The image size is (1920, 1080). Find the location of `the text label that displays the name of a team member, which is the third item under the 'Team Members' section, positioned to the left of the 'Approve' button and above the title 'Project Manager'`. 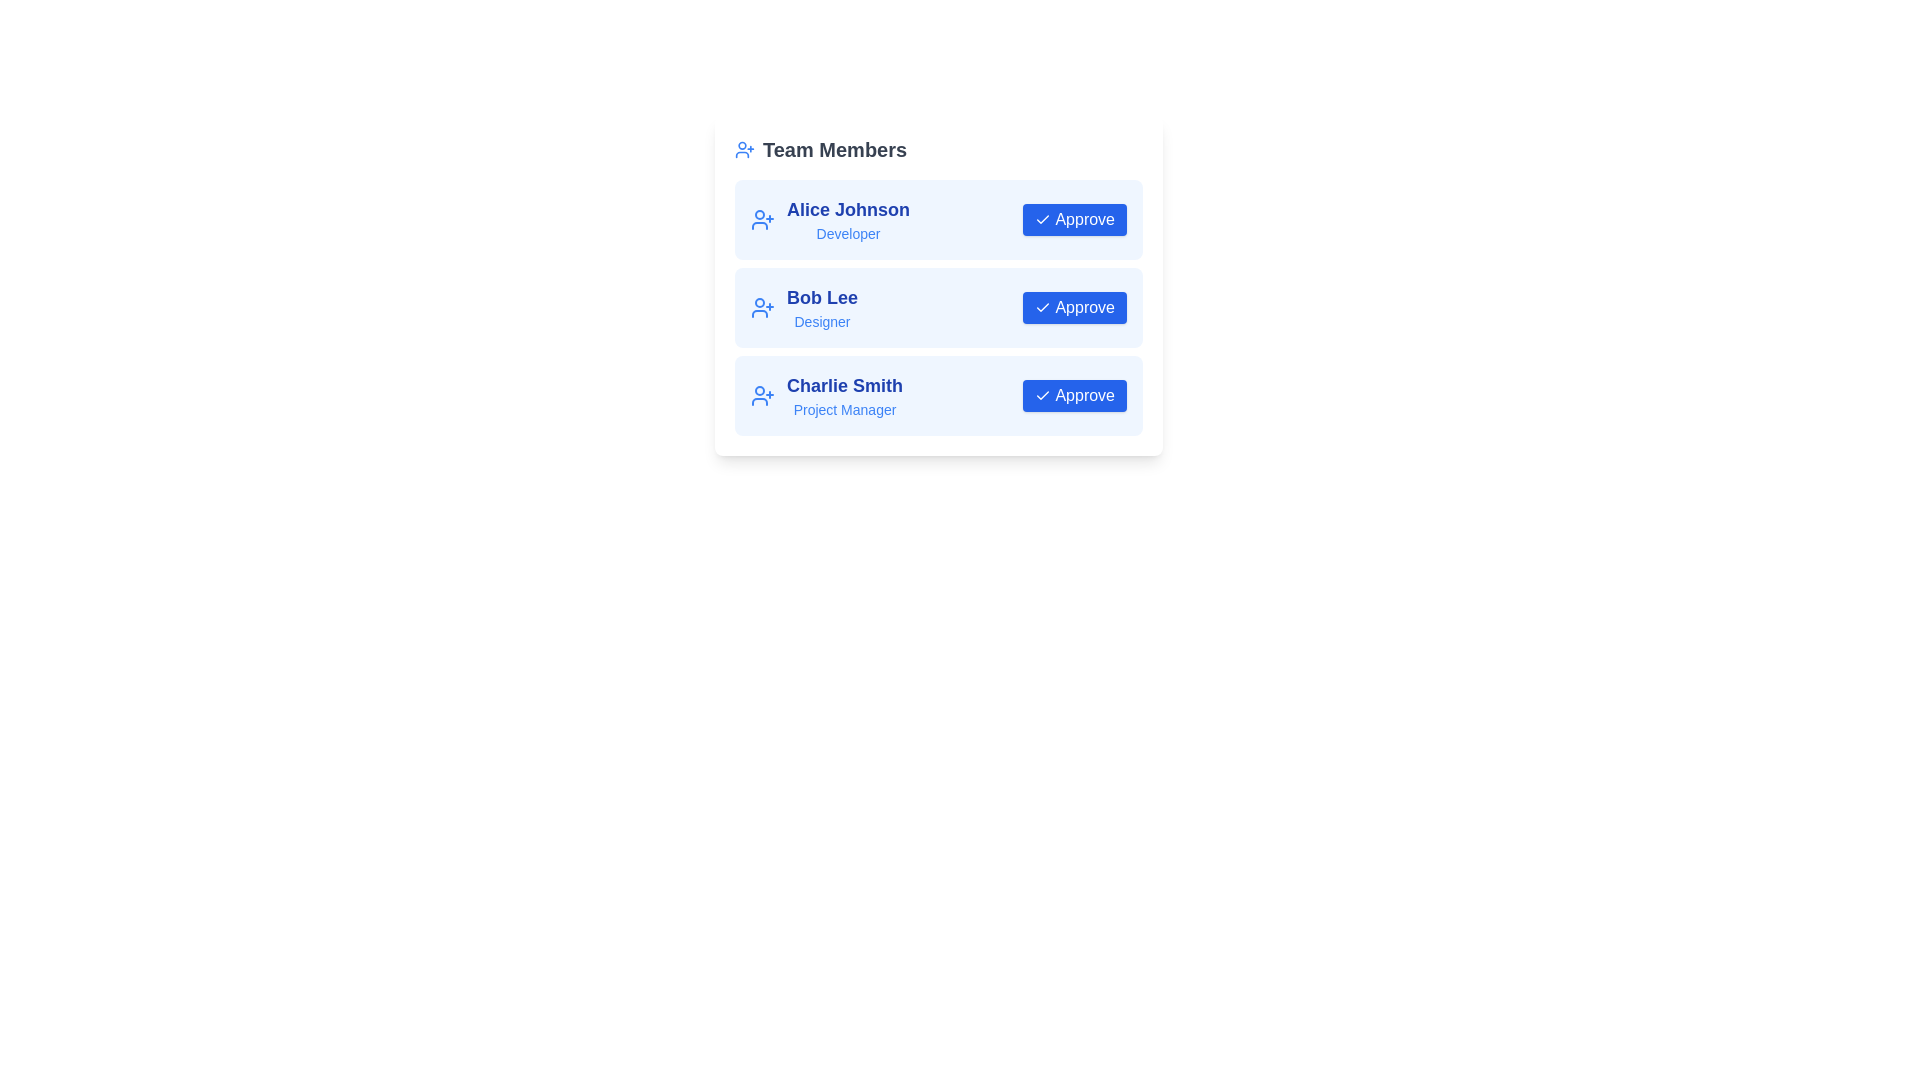

the text label that displays the name of a team member, which is the third item under the 'Team Members' section, positioned to the left of the 'Approve' button and above the title 'Project Manager' is located at coordinates (844, 385).